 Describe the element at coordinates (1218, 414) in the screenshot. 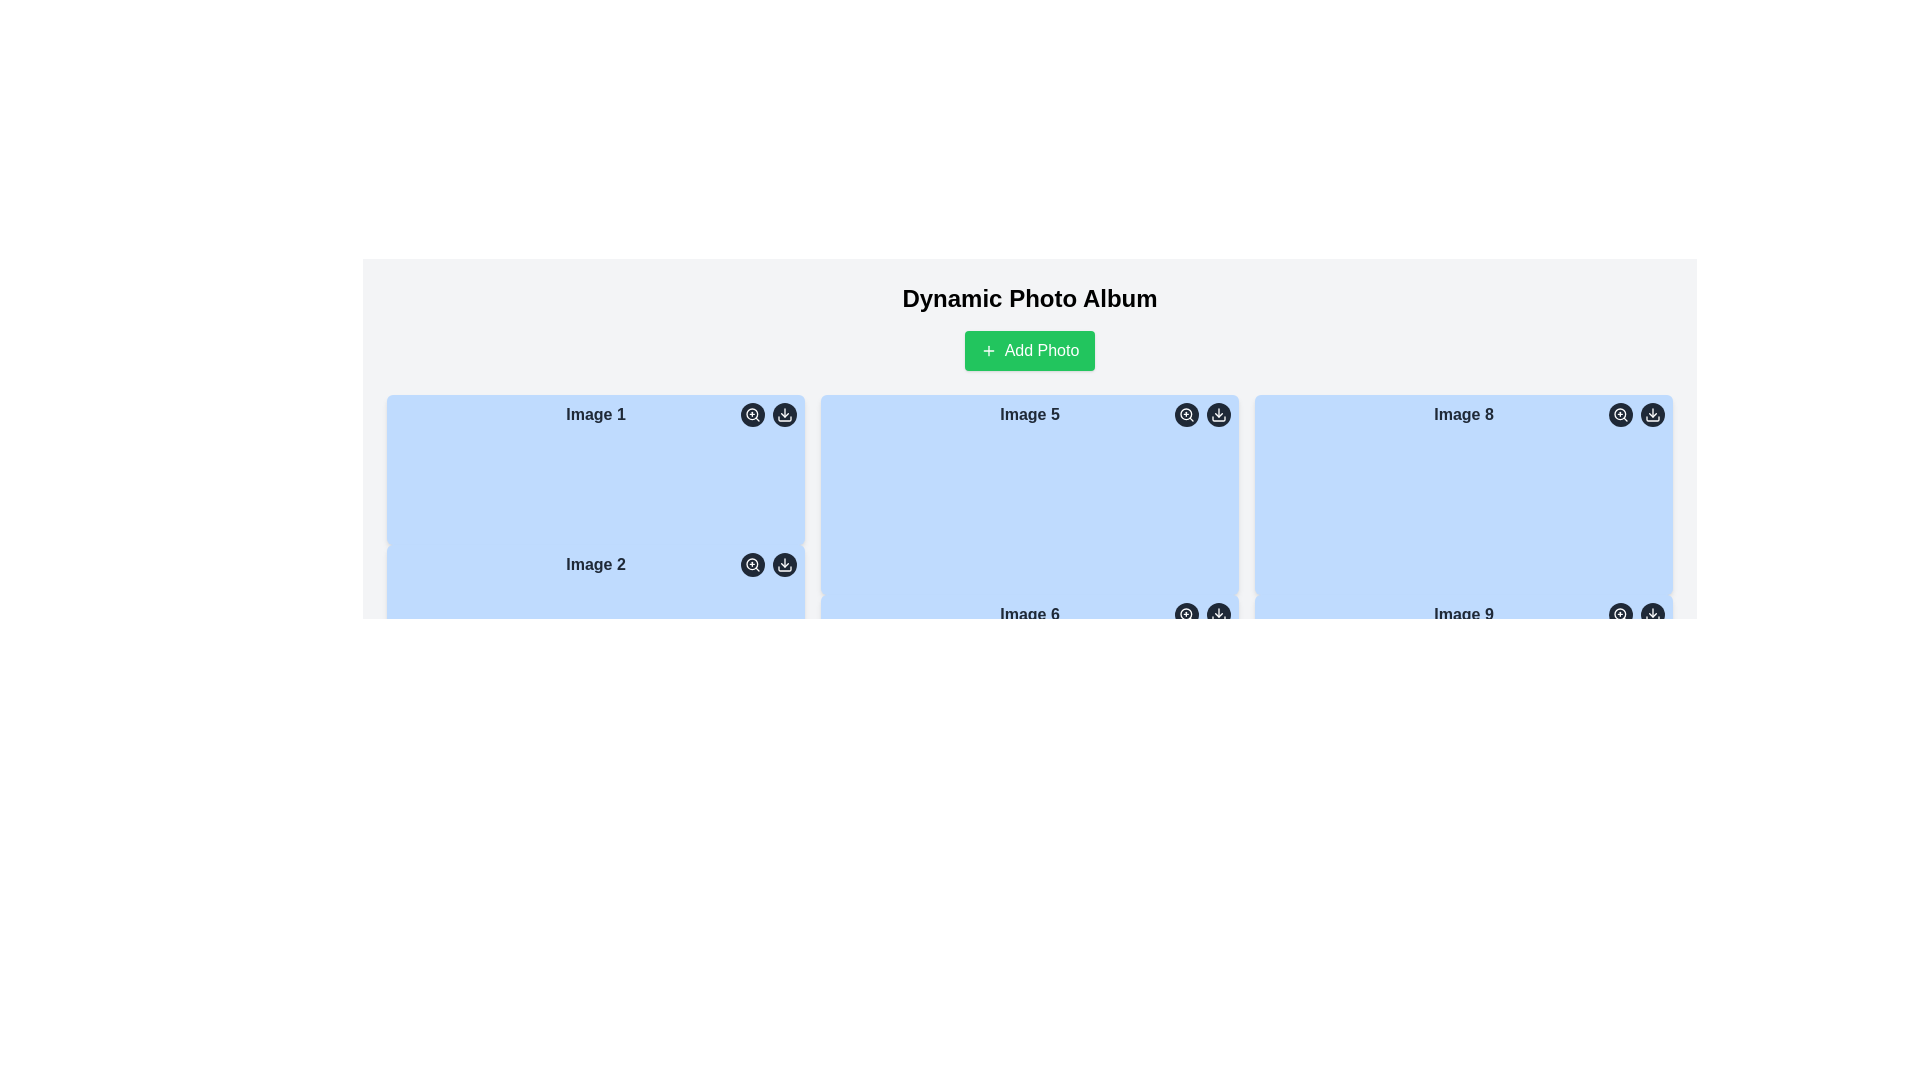

I see `the 'Download' button located at the top-right corner of the 'Image 5' box, which is the second icon in the small icon group next to the magnifying glass icon, to initiate the download of the associated image file` at that location.